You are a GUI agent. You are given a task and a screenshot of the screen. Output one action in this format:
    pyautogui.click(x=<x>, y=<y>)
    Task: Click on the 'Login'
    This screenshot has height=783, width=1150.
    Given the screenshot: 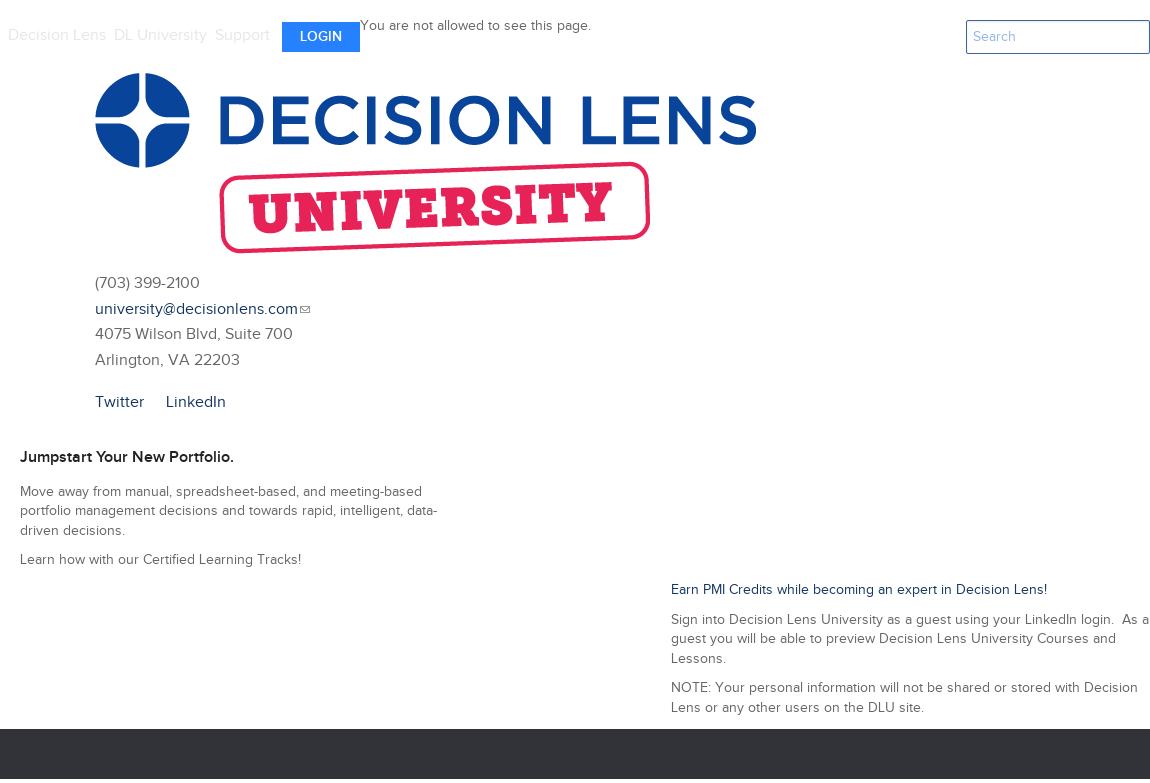 What is the action you would take?
    pyautogui.click(x=320, y=36)
    